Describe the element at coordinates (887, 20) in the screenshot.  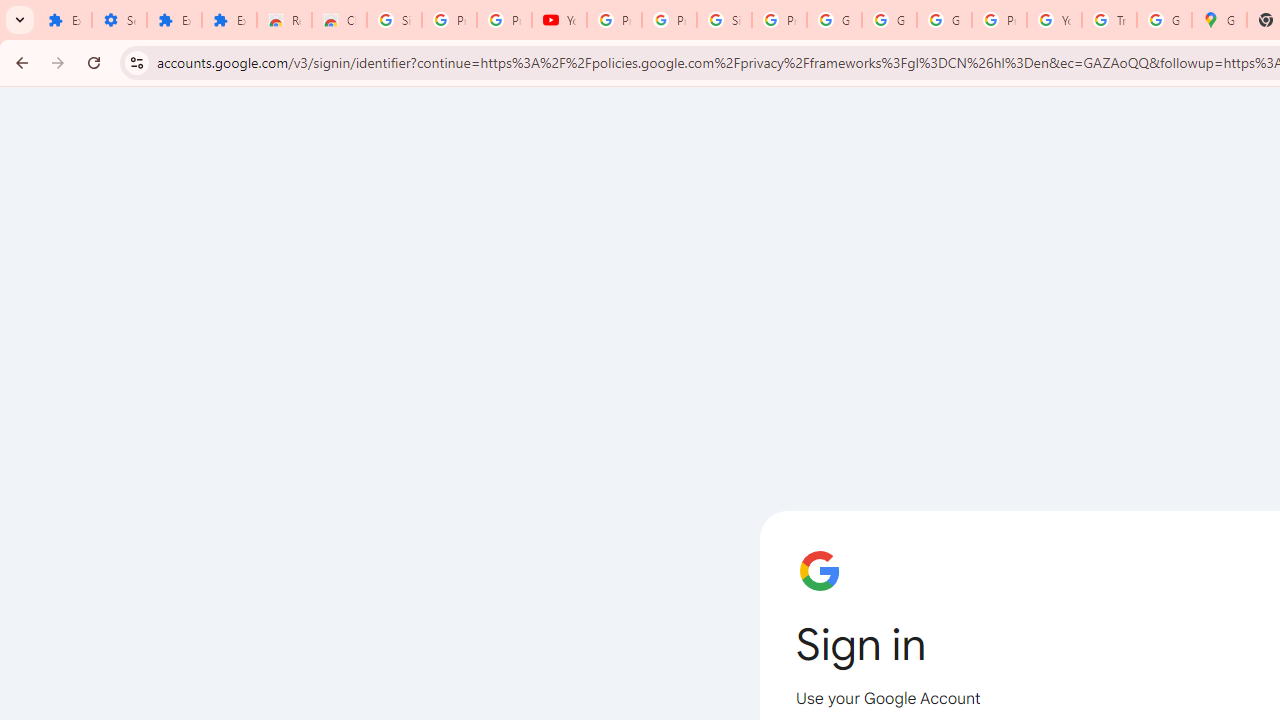
I see `'Google Account'` at that location.